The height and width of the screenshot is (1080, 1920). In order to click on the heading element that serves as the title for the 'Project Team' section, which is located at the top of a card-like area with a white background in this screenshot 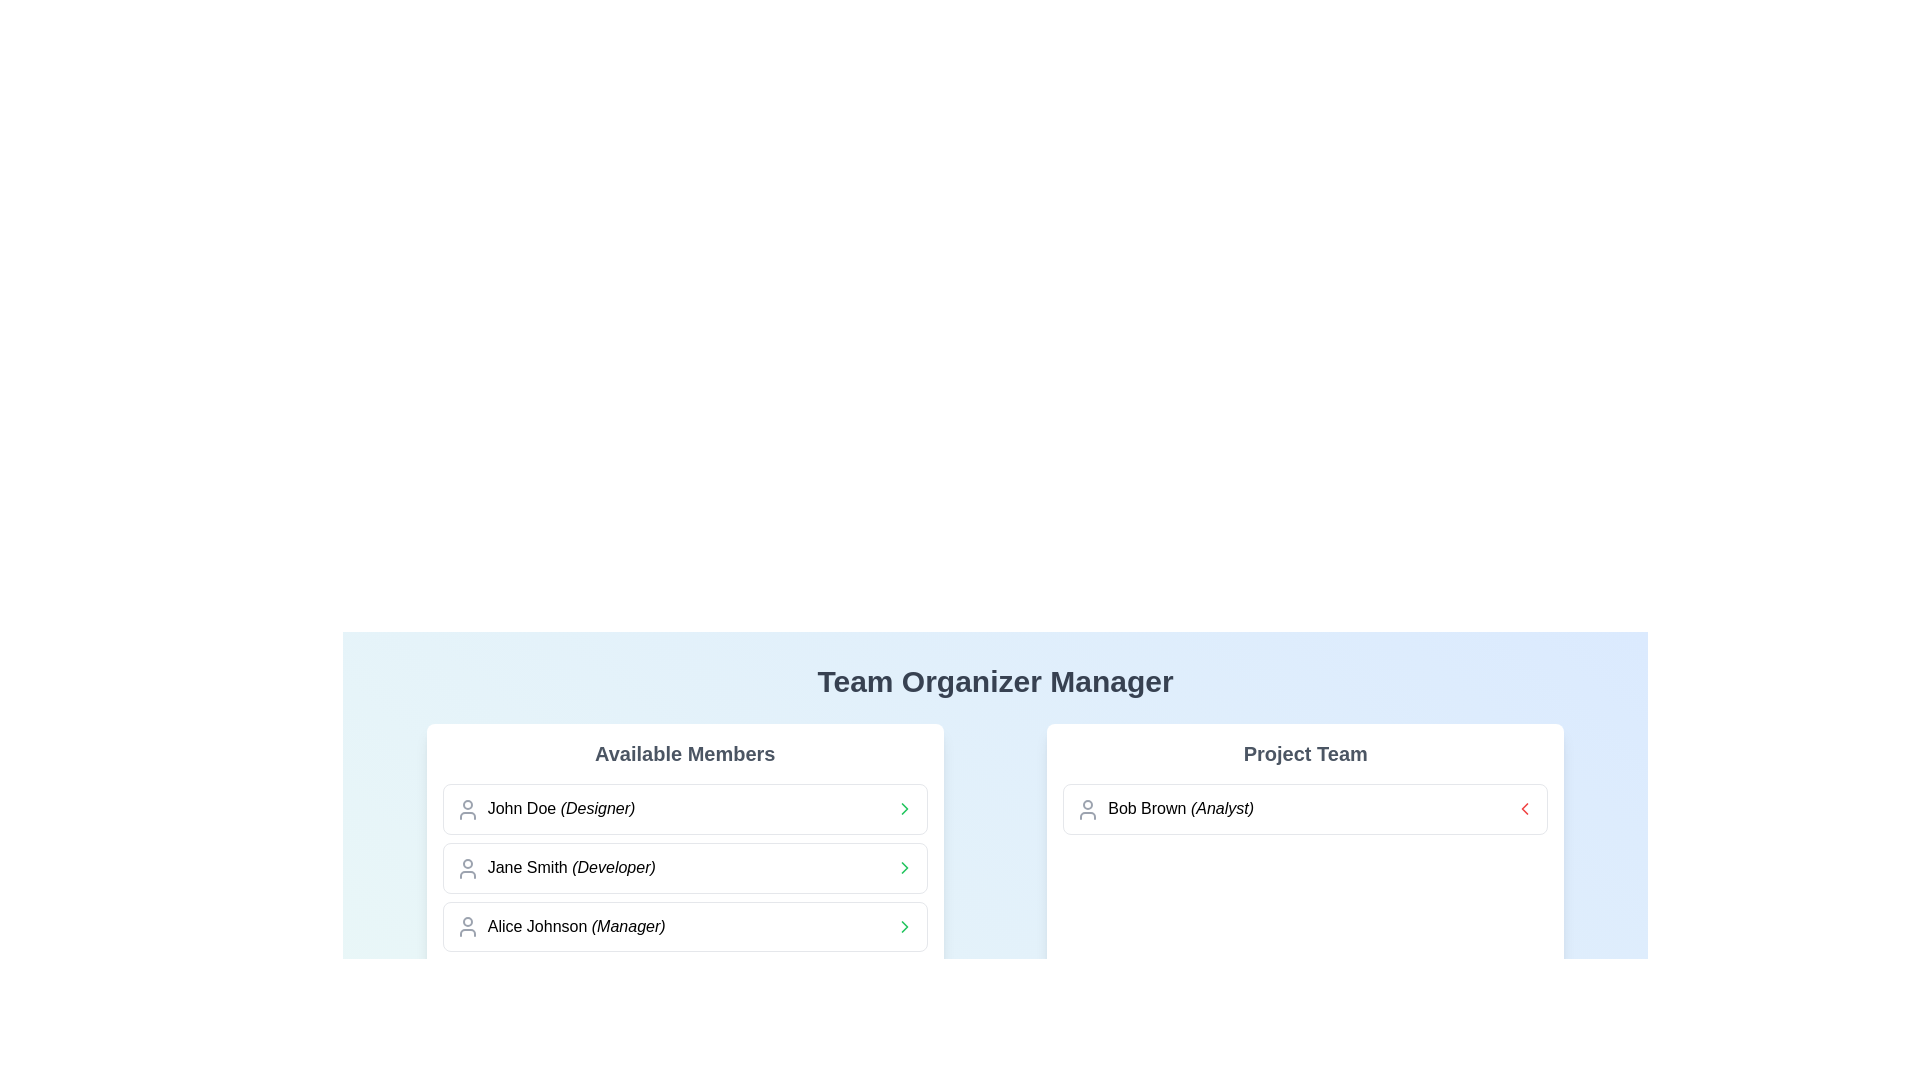, I will do `click(1305, 753)`.